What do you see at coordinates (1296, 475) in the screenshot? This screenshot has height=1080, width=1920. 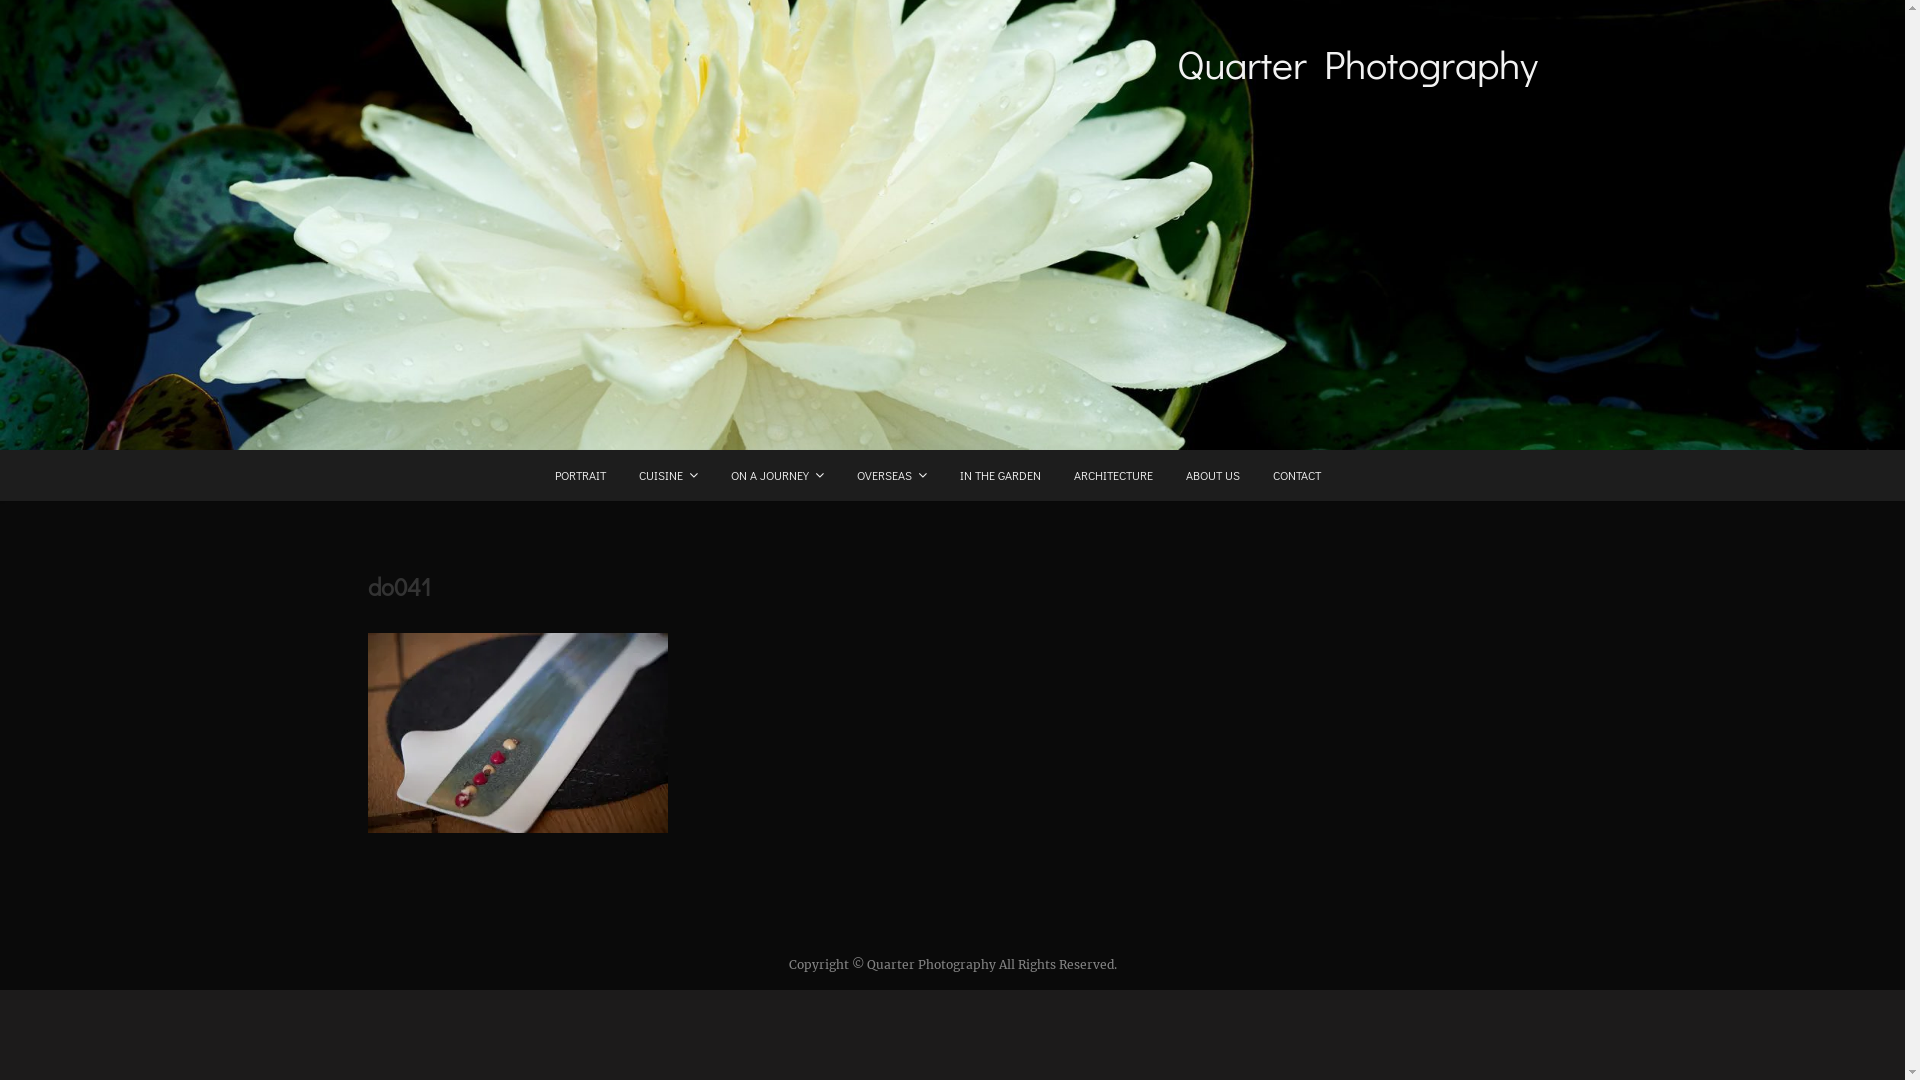 I see `'CONTACT'` at bounding box center [1296, 475].